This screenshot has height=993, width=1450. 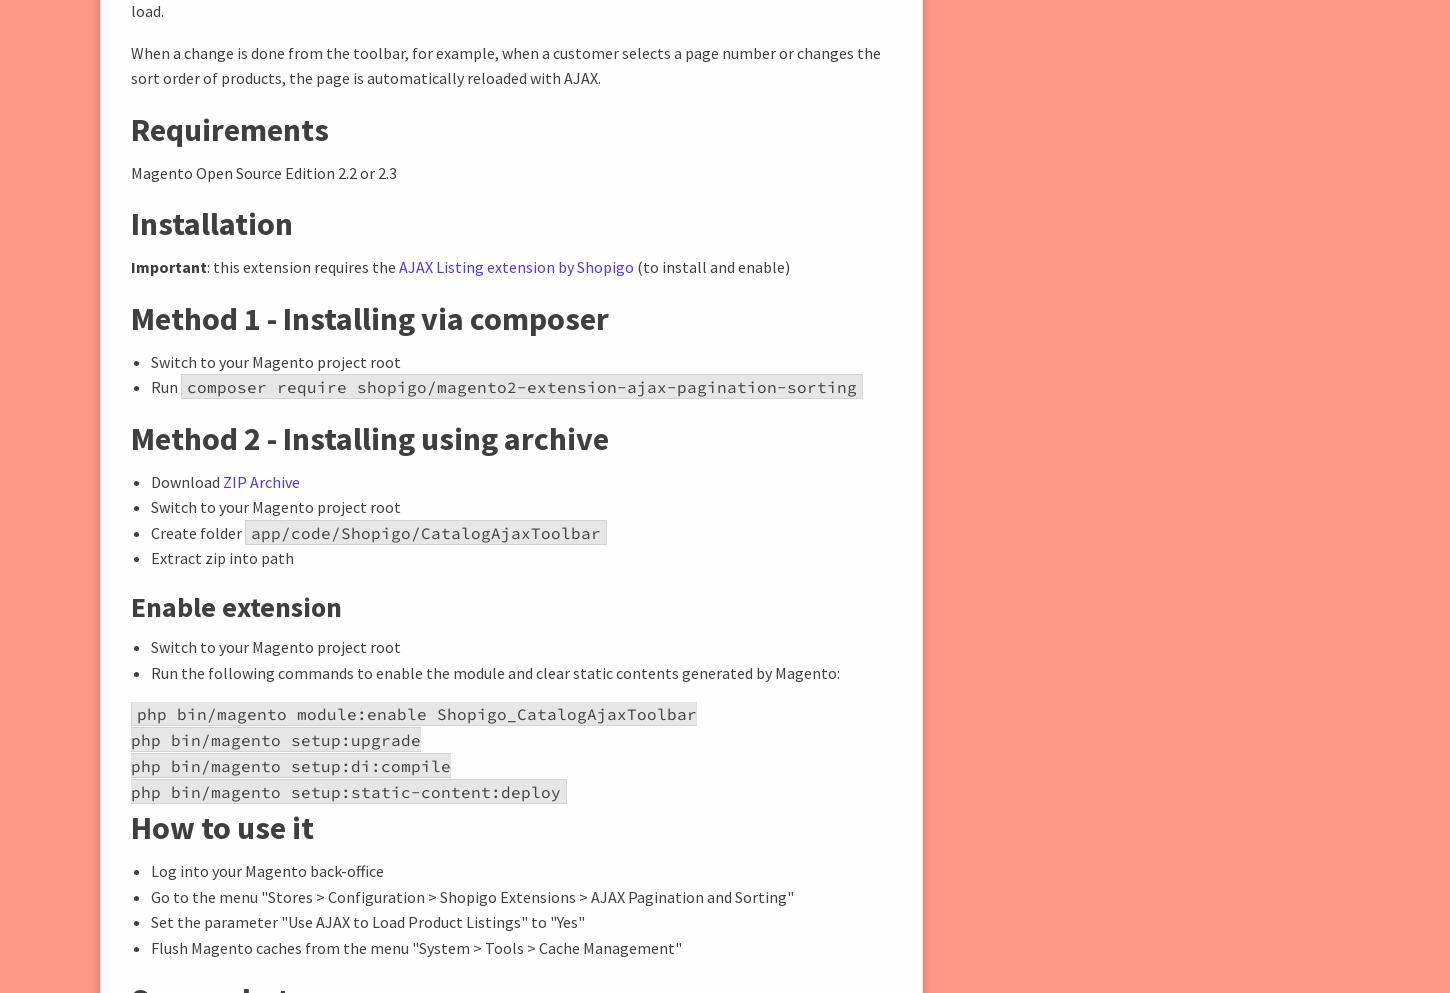 I want to click on 'Run the following commands to enable the module and clear static contents generated by Magento:', so click(x=495, y=671).